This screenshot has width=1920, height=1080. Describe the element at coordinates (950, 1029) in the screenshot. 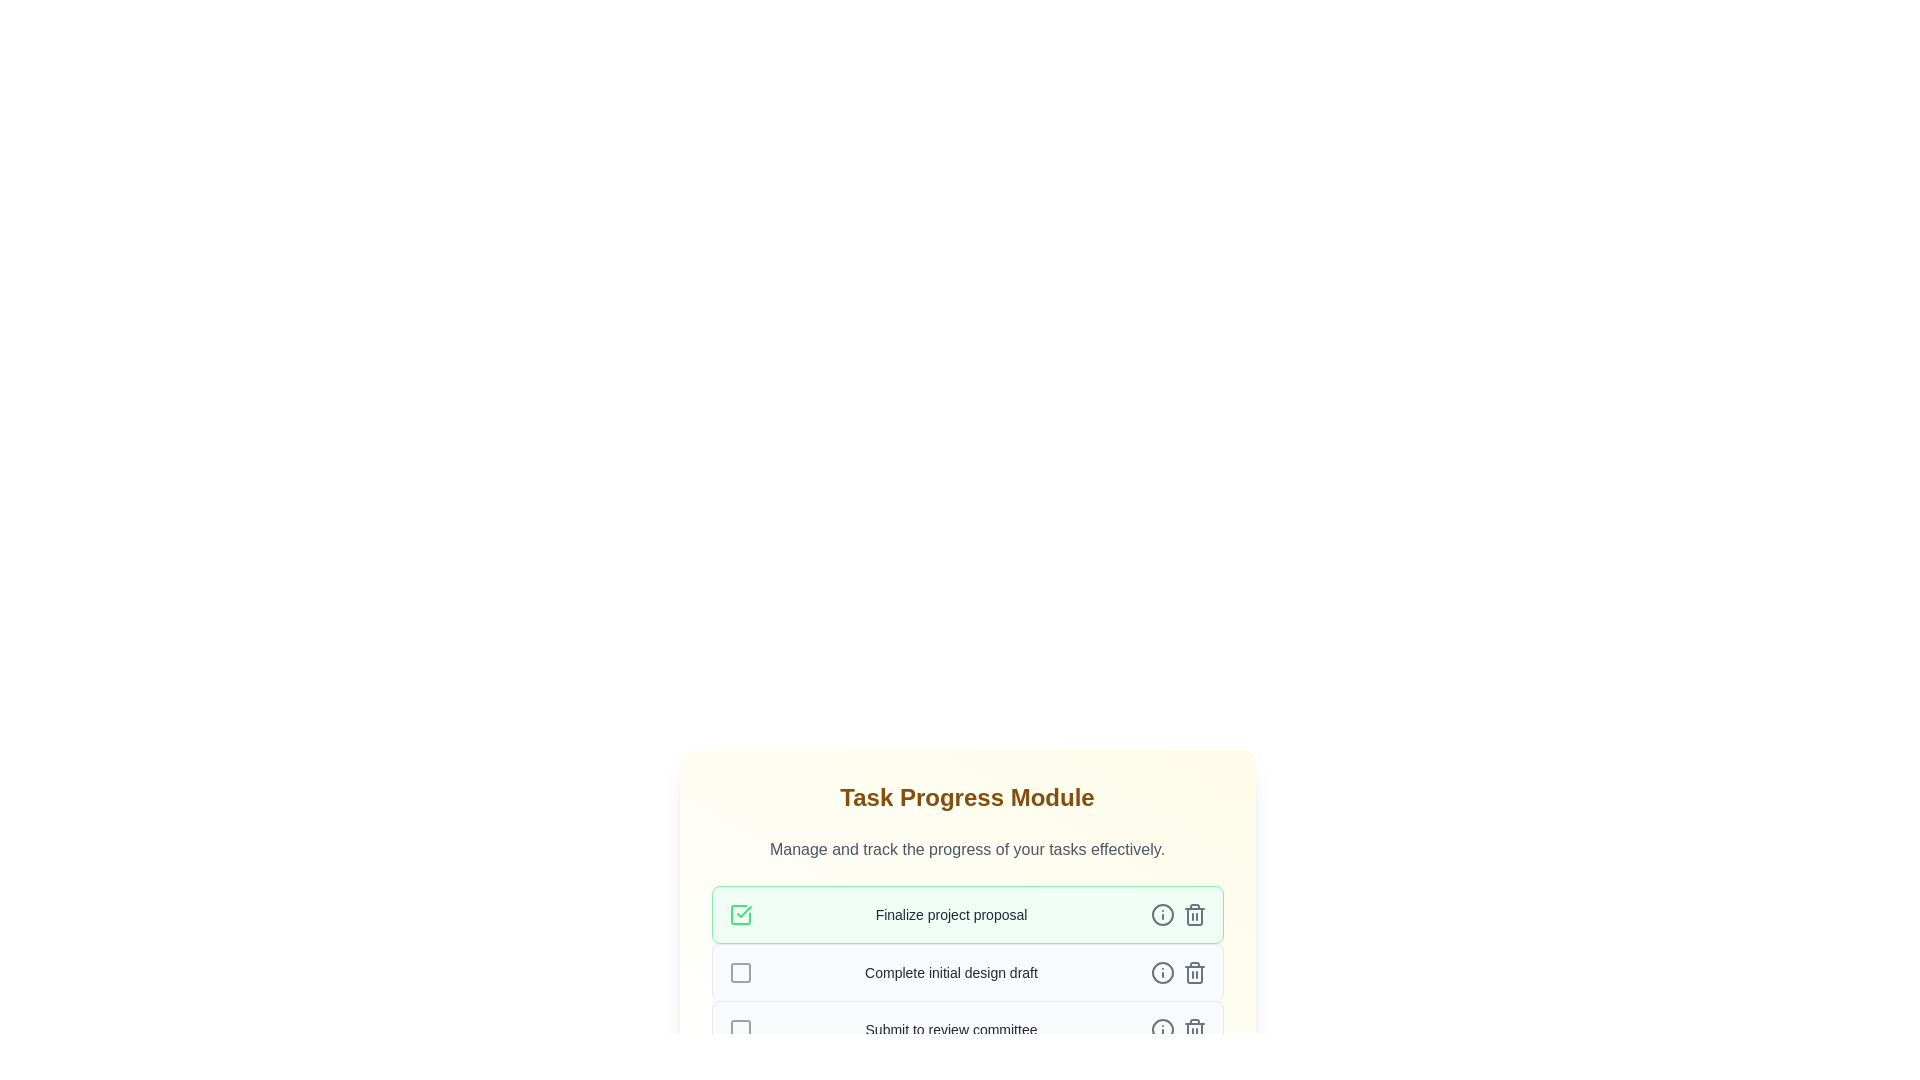

I see `text from the Text Label displaying 'Submit to review committee', which is styled in dark gray and located near the middle of a list of items` at that location.